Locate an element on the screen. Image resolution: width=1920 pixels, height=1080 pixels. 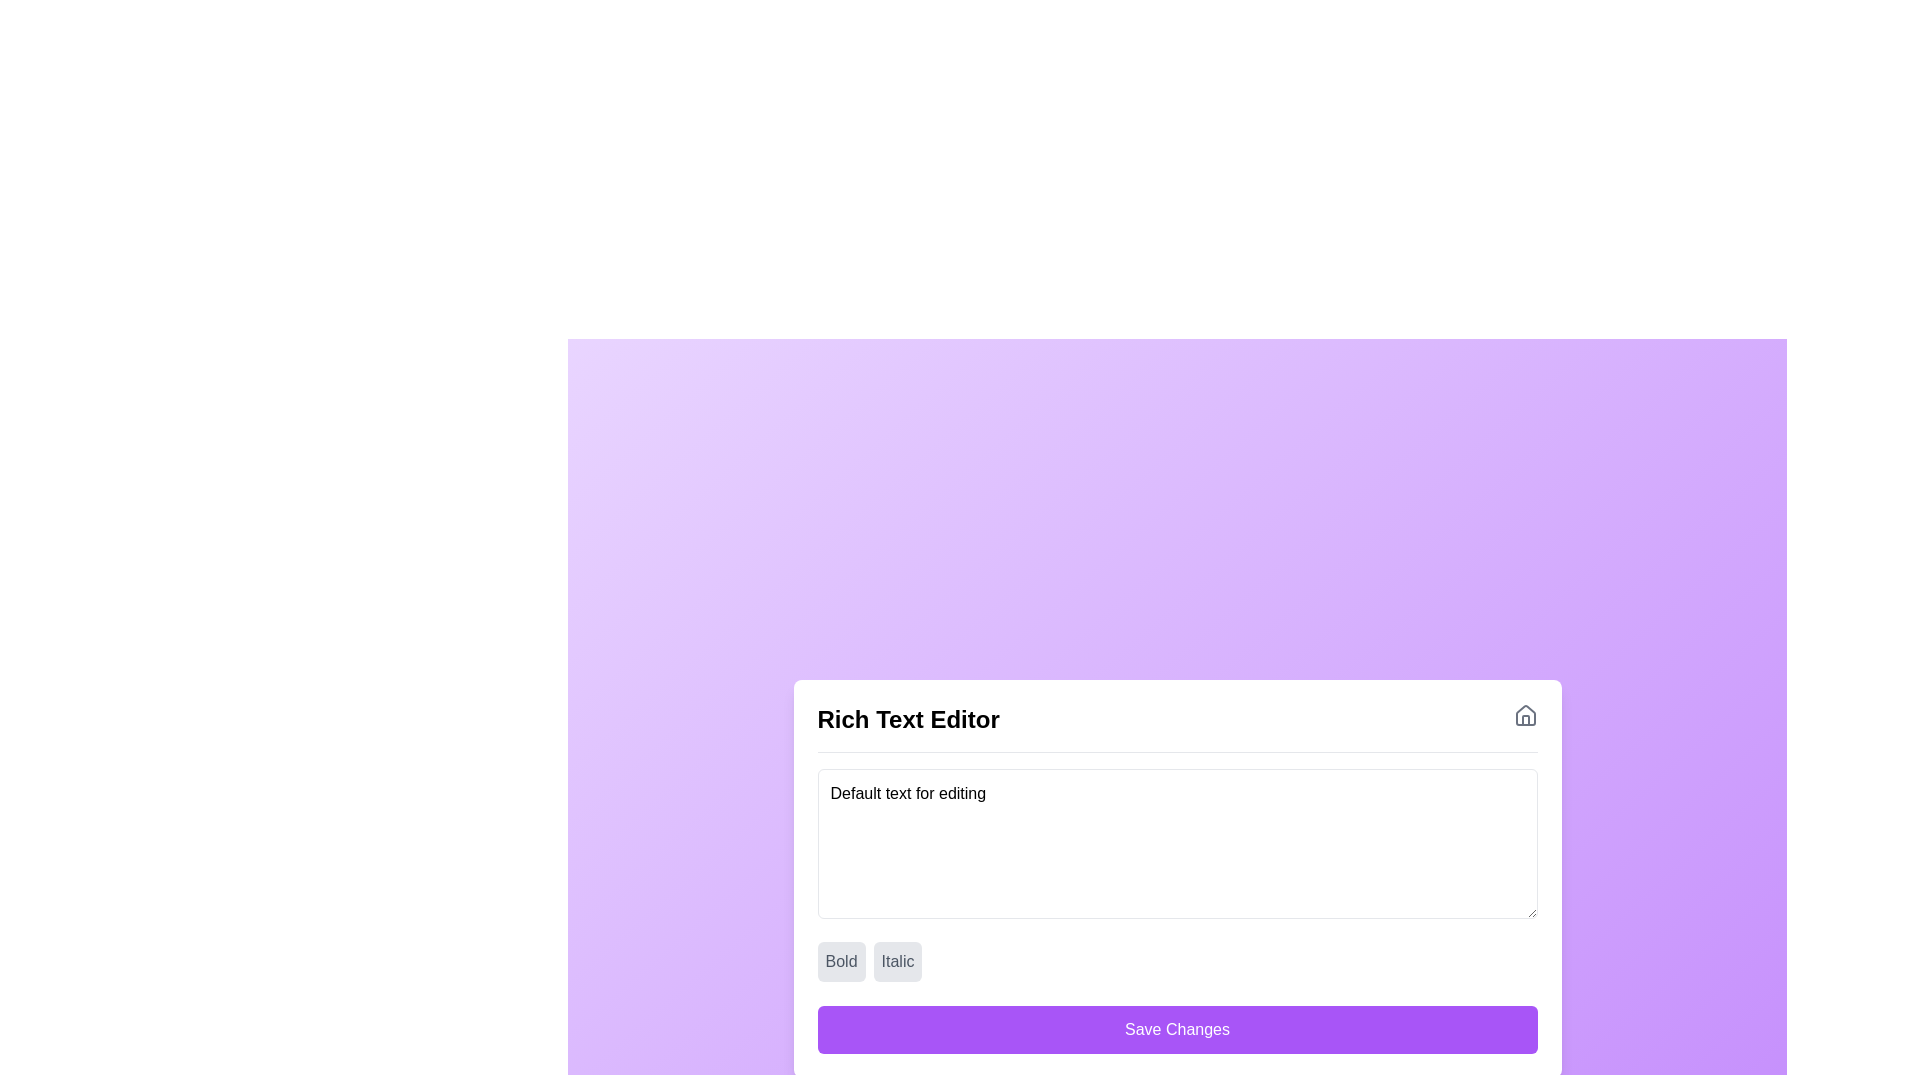
the home icon located in the upper-right corner of the interface, which is part of a graphical representation of a house shape is located at coordinates (1524, 720).